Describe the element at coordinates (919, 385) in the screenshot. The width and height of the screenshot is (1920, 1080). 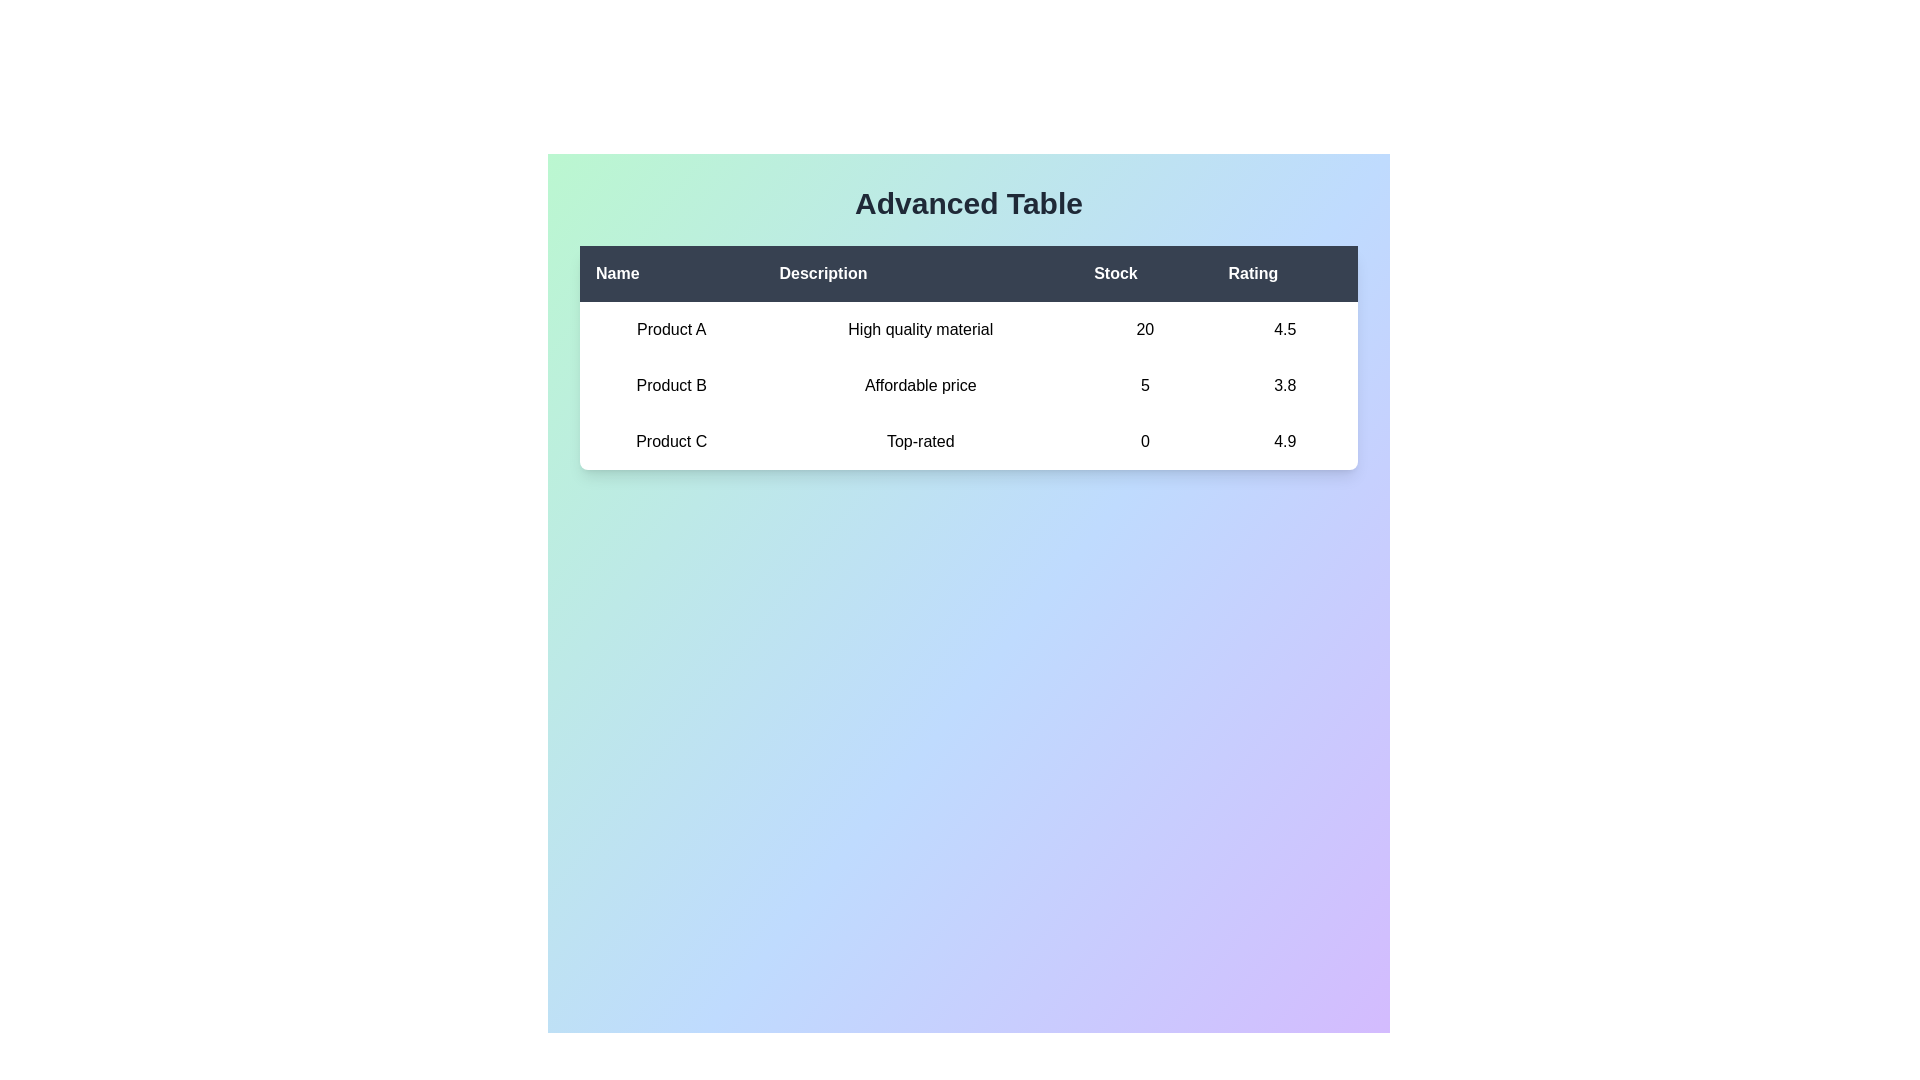
I see `text label displaying 'Affordable price' located under the 'Description' column for 'Product B' in the table` at that location.